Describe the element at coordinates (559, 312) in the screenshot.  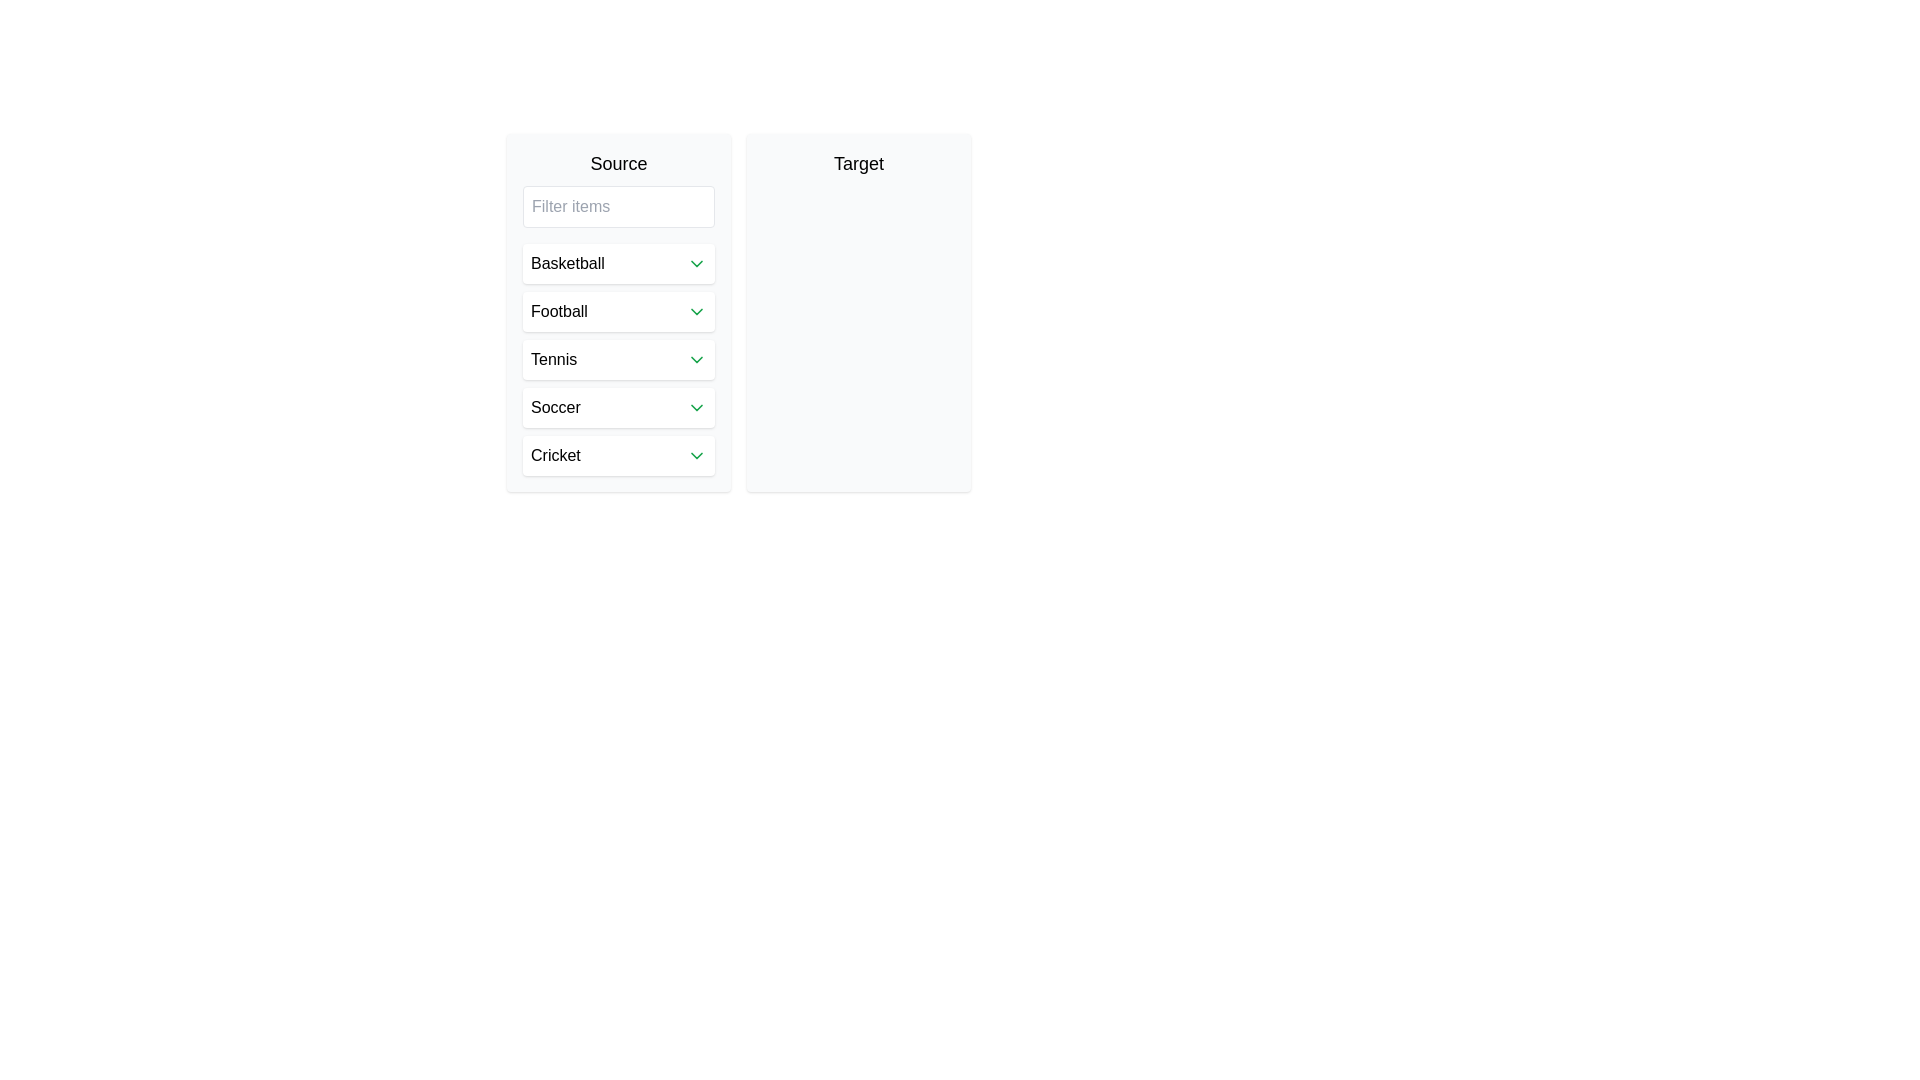
I see `the text label displaying 'Football' within the button under the header 'Source' in the second row of the vertical list` at that location.